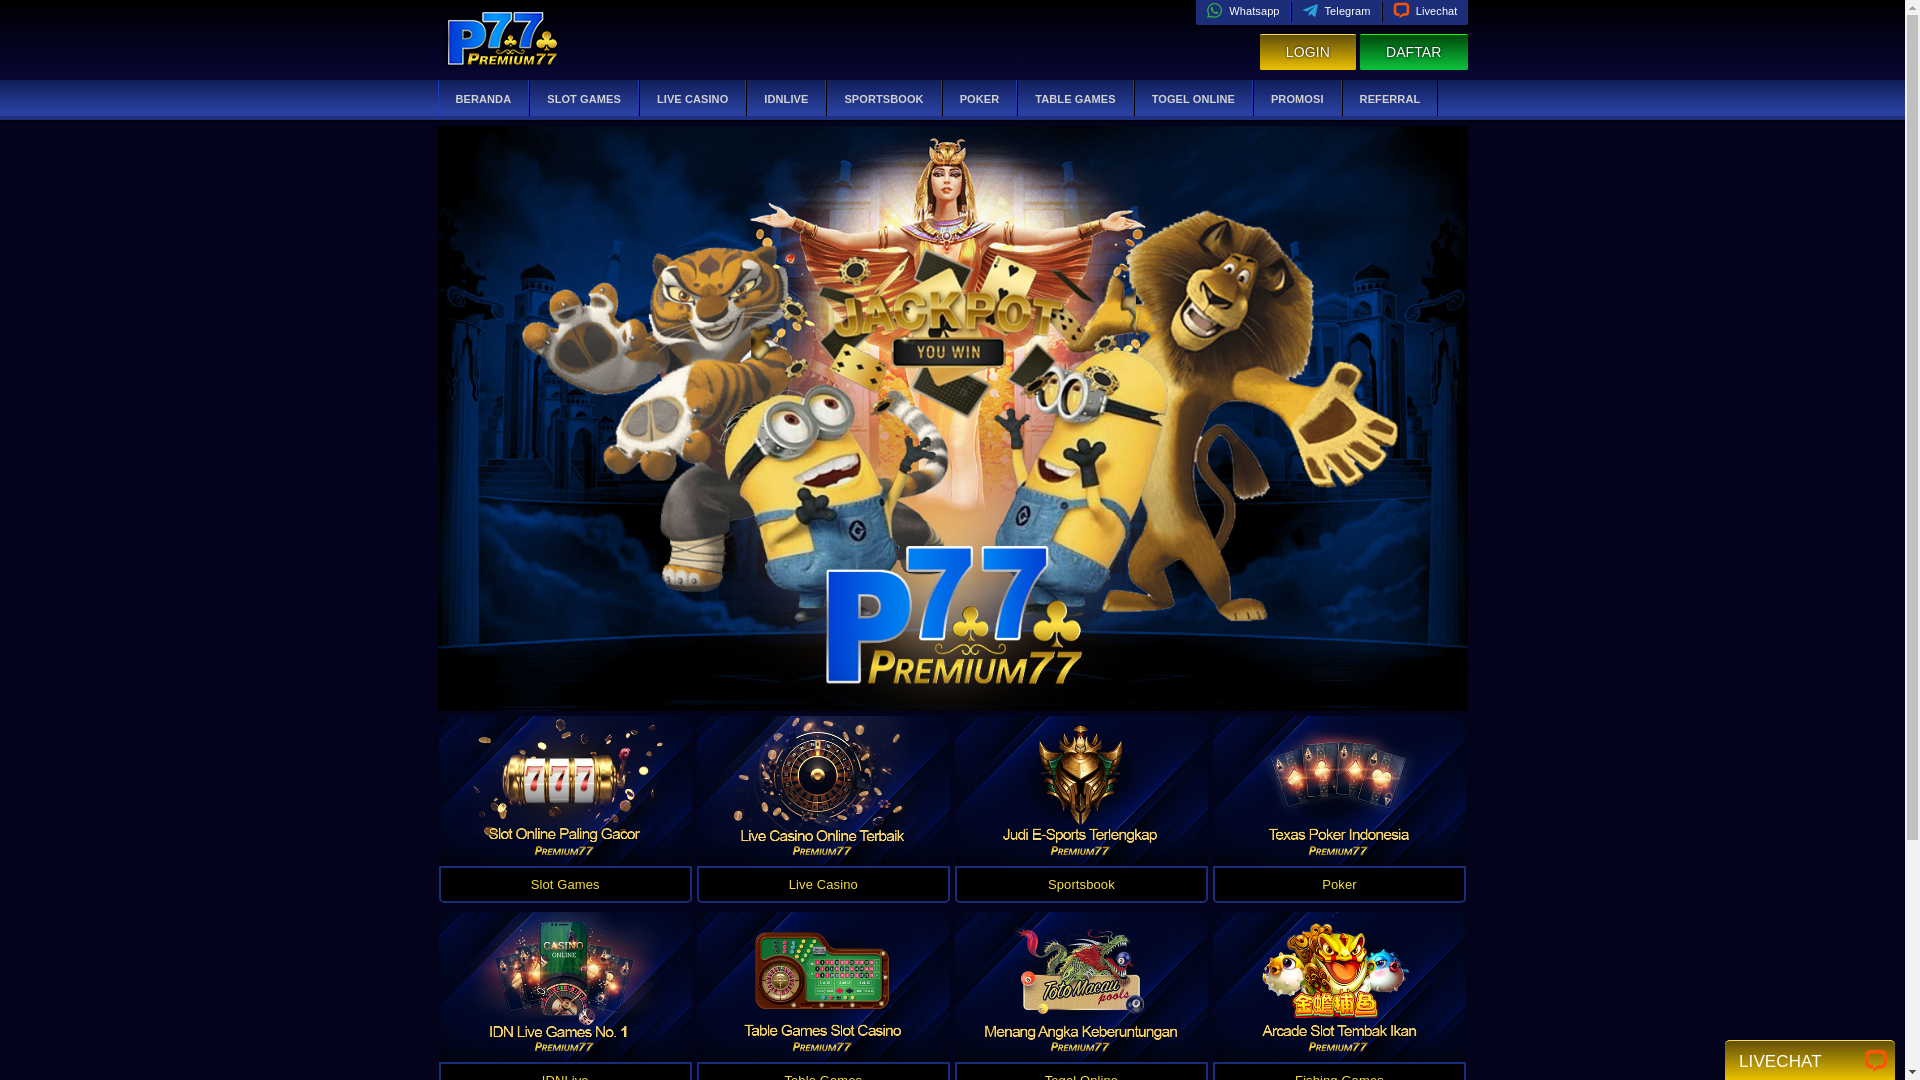  Describe the element at coordinates (1301, 11) in the screenshot. I see `'Telegram'` at that location.